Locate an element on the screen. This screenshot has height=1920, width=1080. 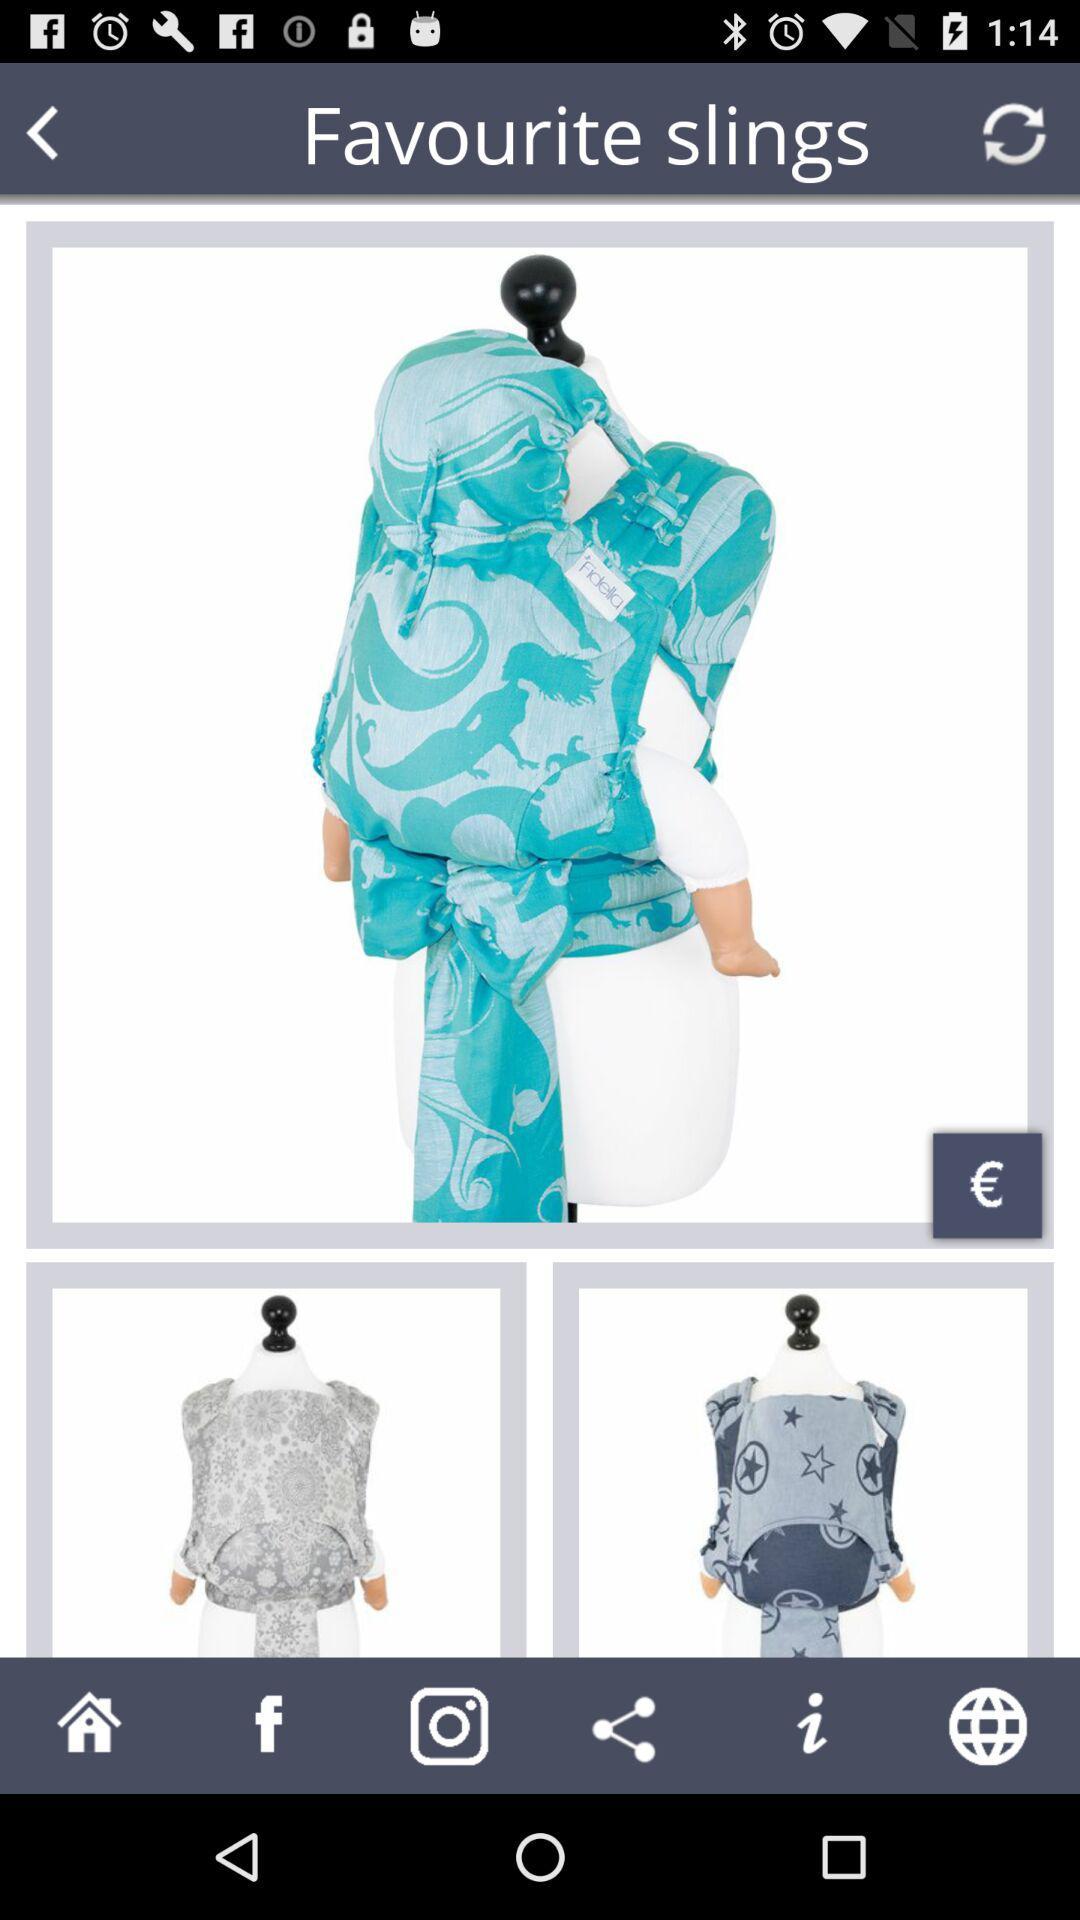
home is located at coordinates (88, 1724).